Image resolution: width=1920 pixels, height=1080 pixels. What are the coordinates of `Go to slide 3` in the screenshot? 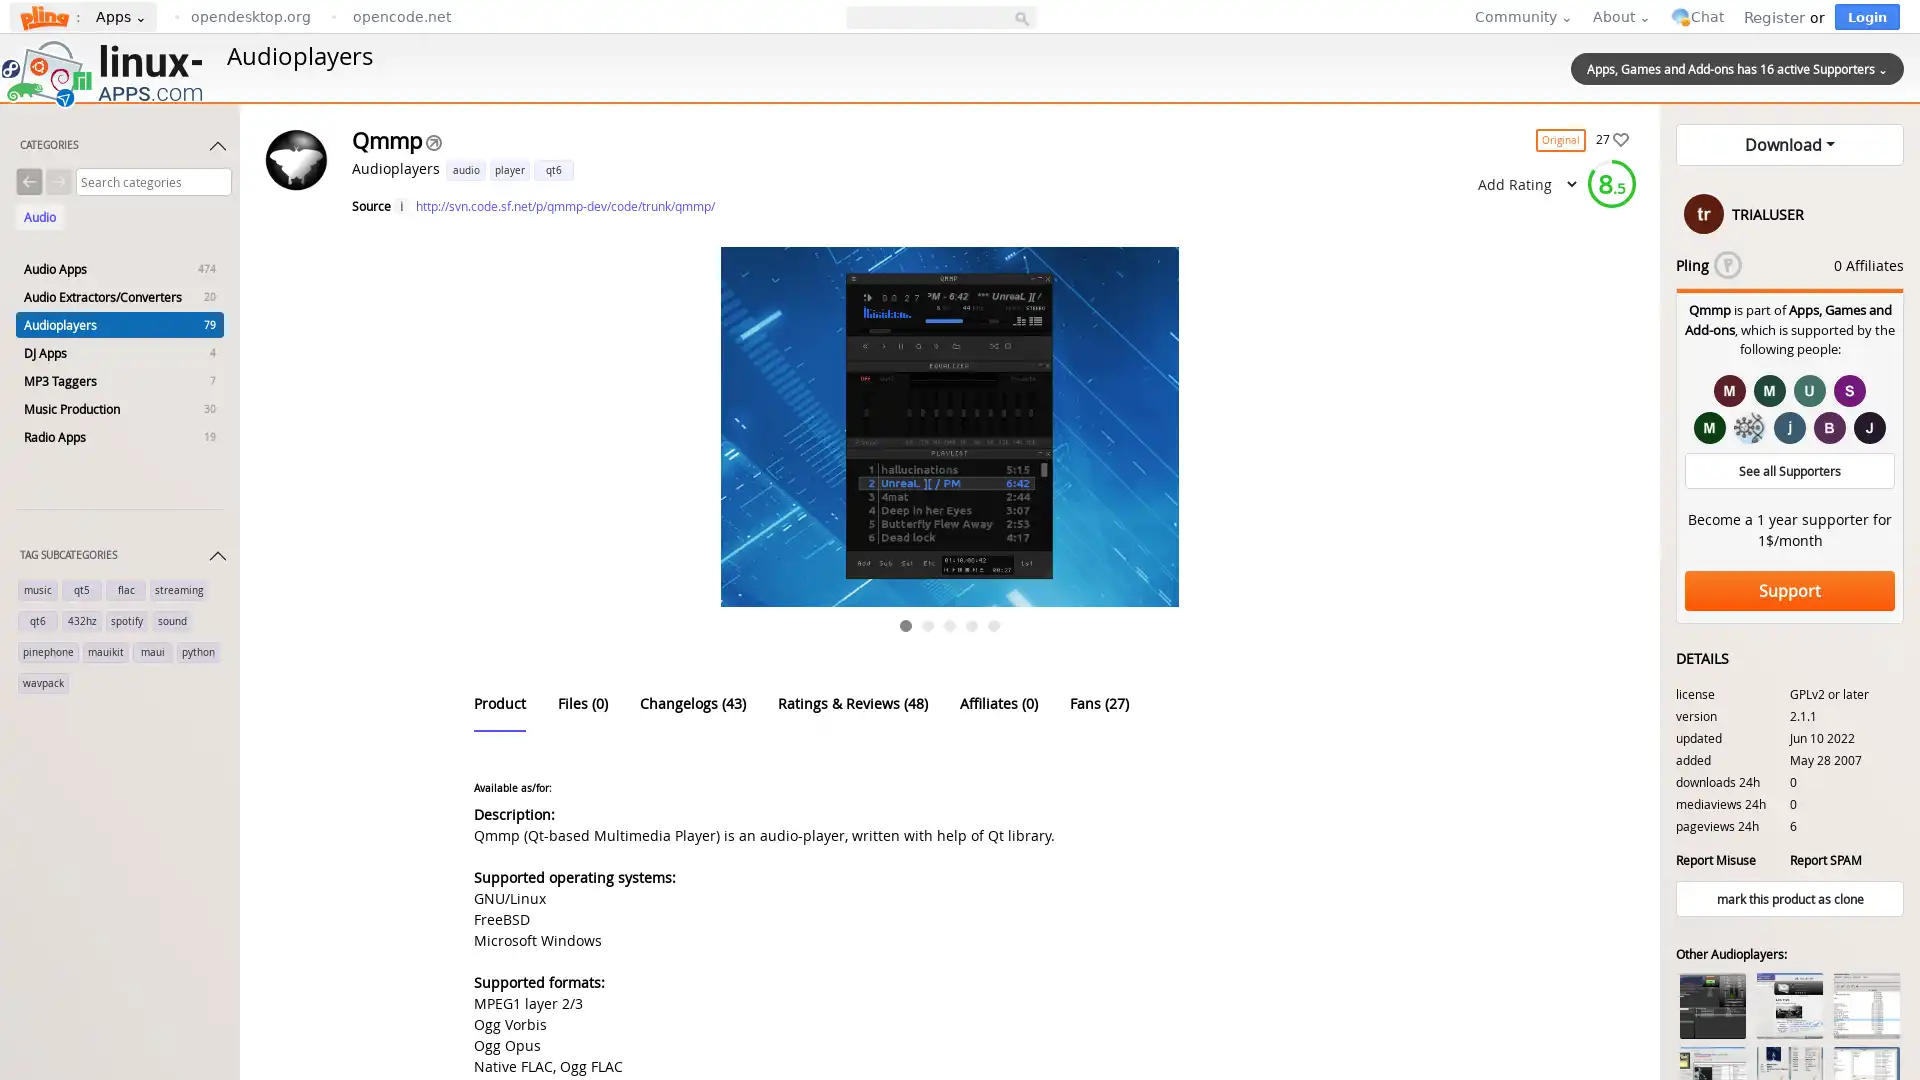 It's located at (949, 624).